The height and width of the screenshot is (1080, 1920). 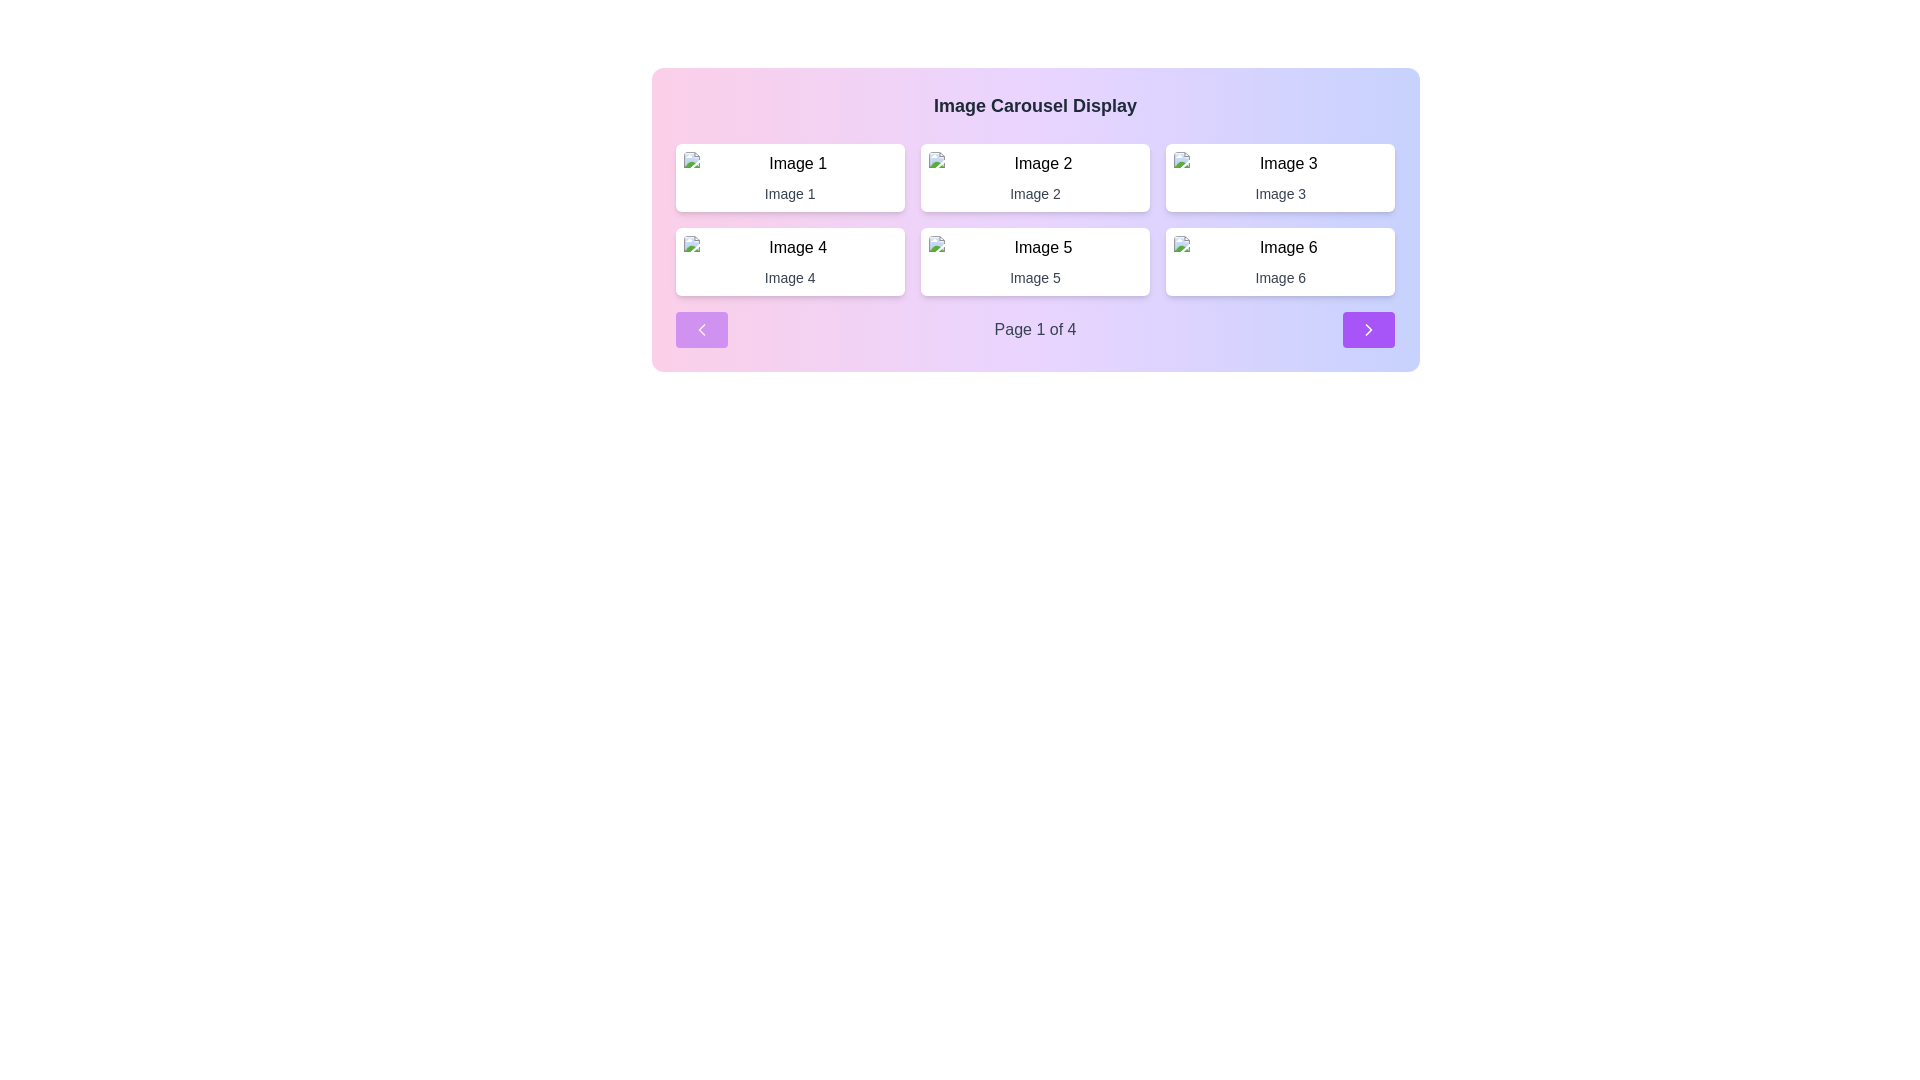 What do you see at coordinates (789, 193) in the screenshot?
I see `the text label located at the center of the first card in the grid layout, directly below the image placeholder labeled 'Image 1'` at bounding box center [789, 193].